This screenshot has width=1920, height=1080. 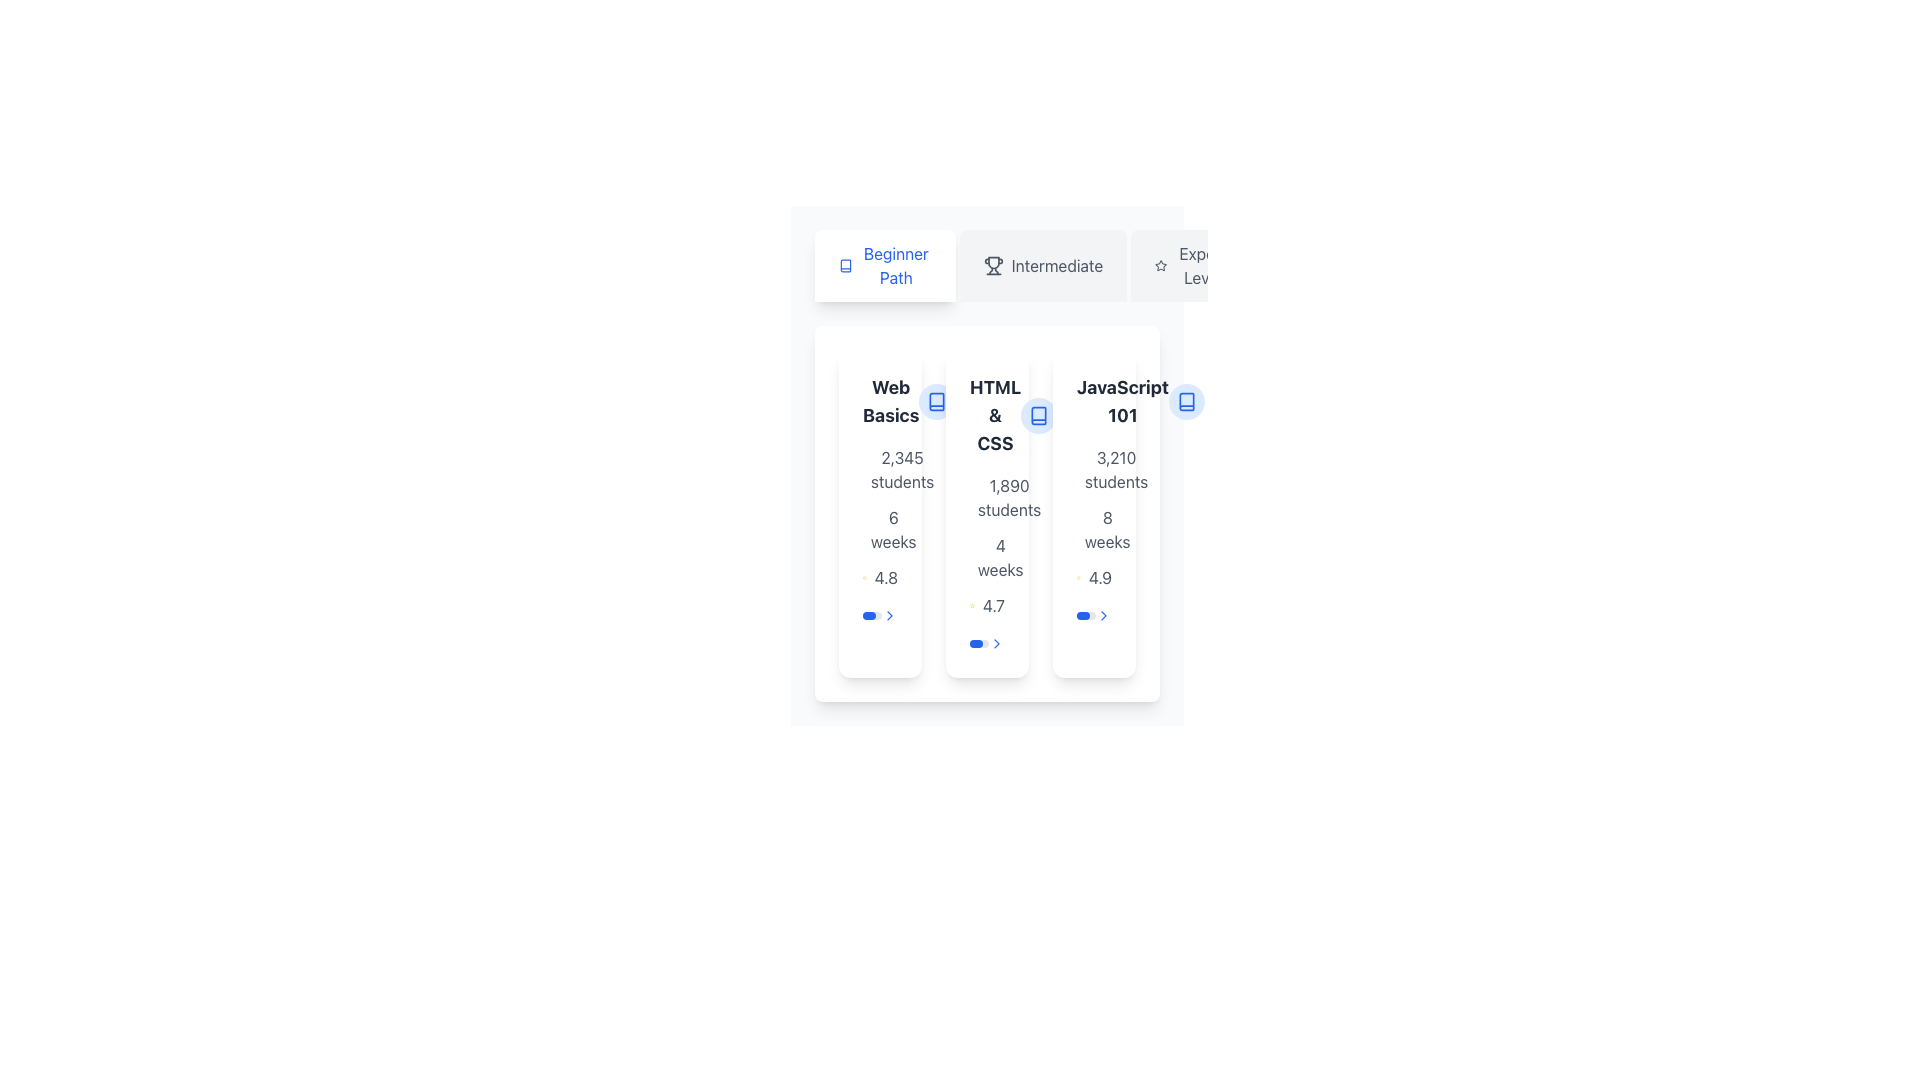 What do you see at coordinates (1161, 264) in the screenshot?
I see `the icon representing ratings or favorites for the JavaScript 101 course` at bounding box center [1161, 264].